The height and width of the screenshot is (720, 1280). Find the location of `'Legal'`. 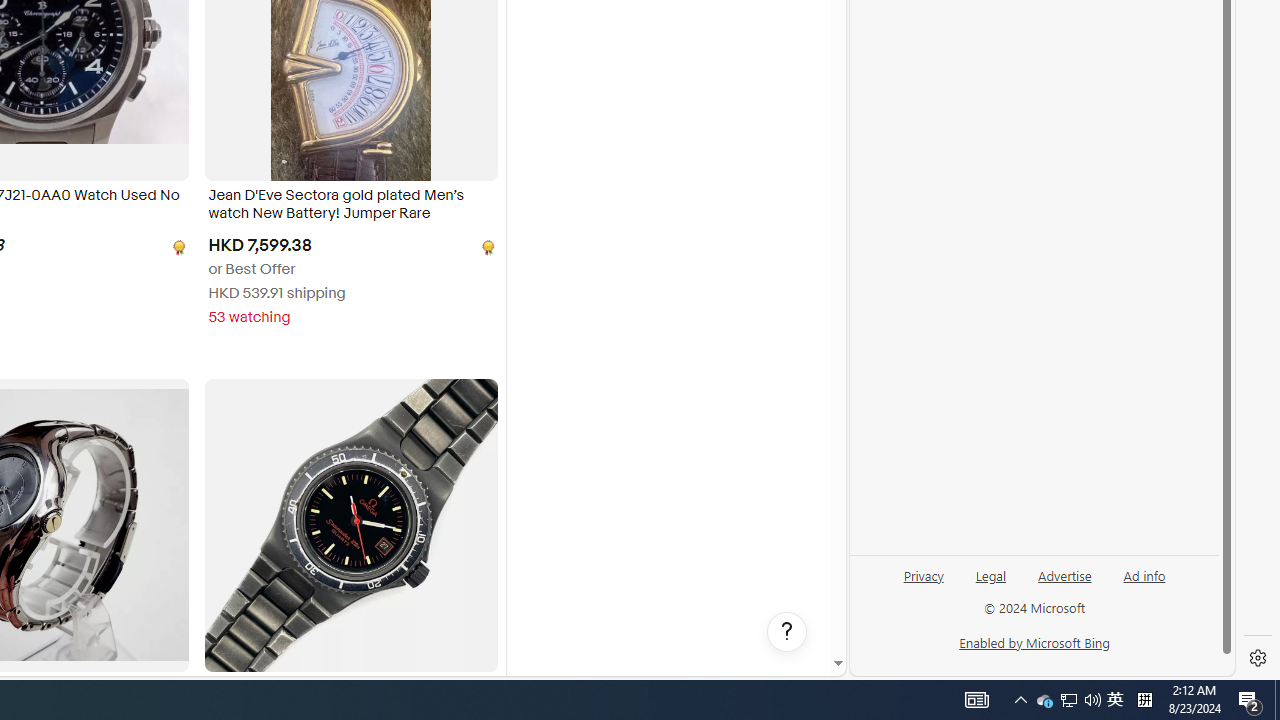

'Legal' is located at coordinates (991, 574).